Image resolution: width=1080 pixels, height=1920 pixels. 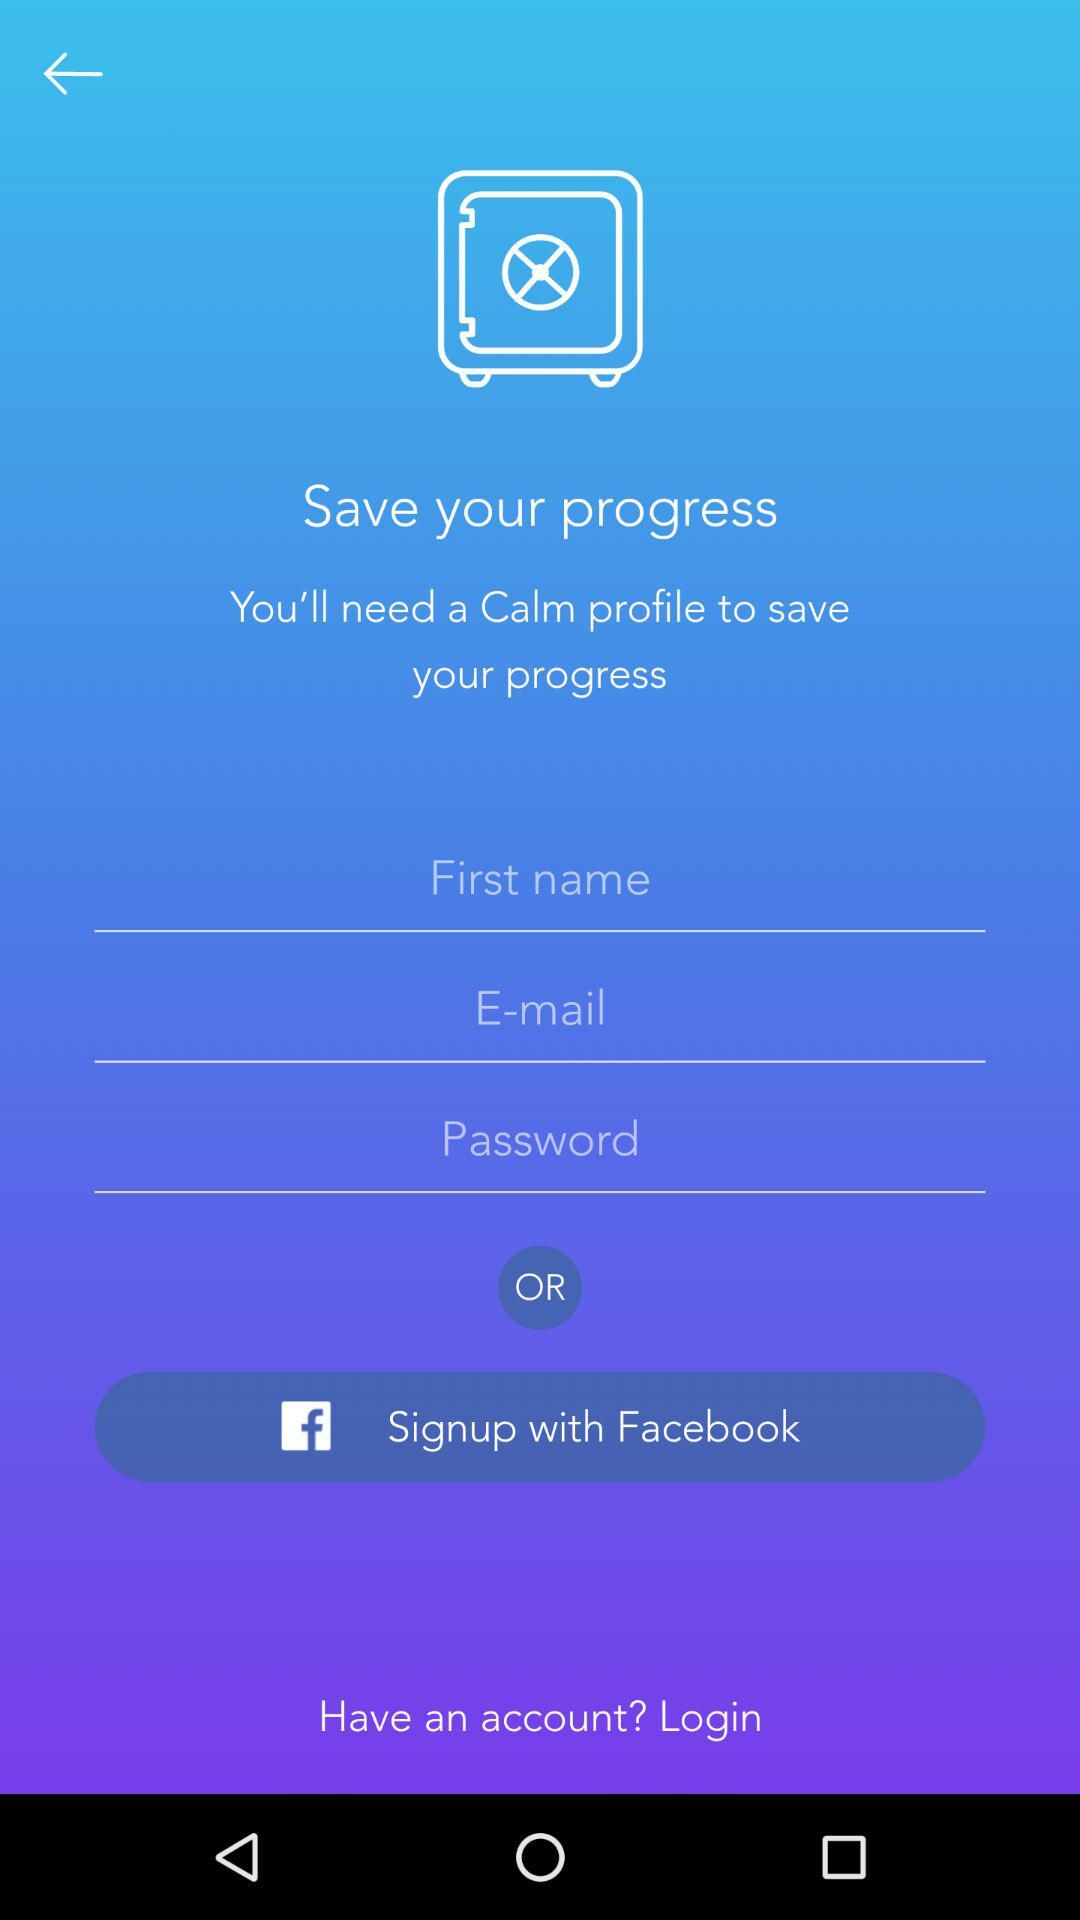 I want to click on your password, so click(x=540, y=1138).